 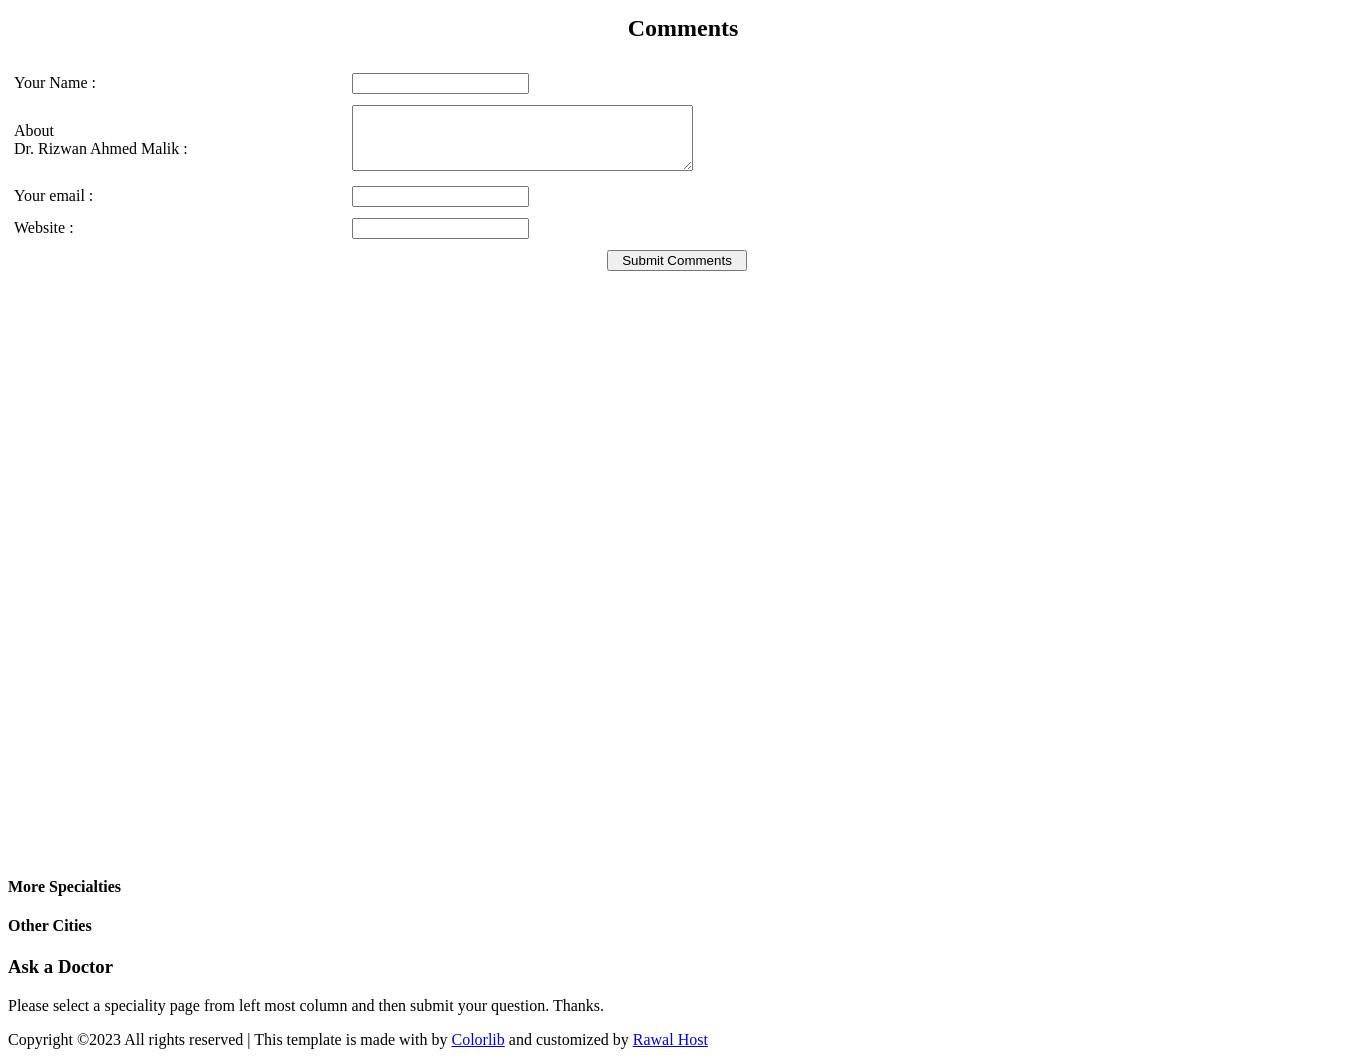 What do you see at coordinates (49, 924) in the screenshot?
I see `'Other Cities'` at bounding box center [49, 924].